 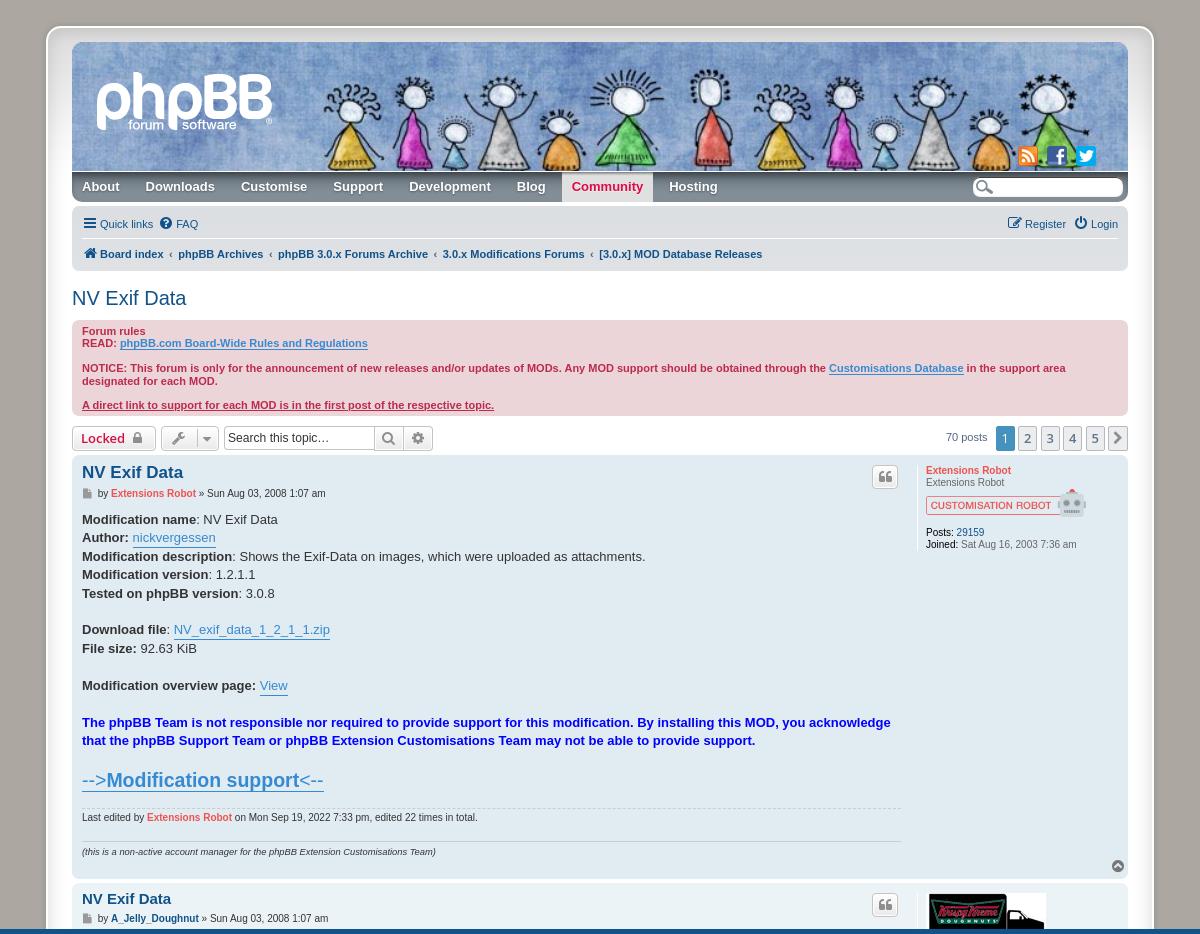 What do you see at coordinates (81, 629) in the screenshot?
I see `'Download file'` at bounding box center [81, 629].